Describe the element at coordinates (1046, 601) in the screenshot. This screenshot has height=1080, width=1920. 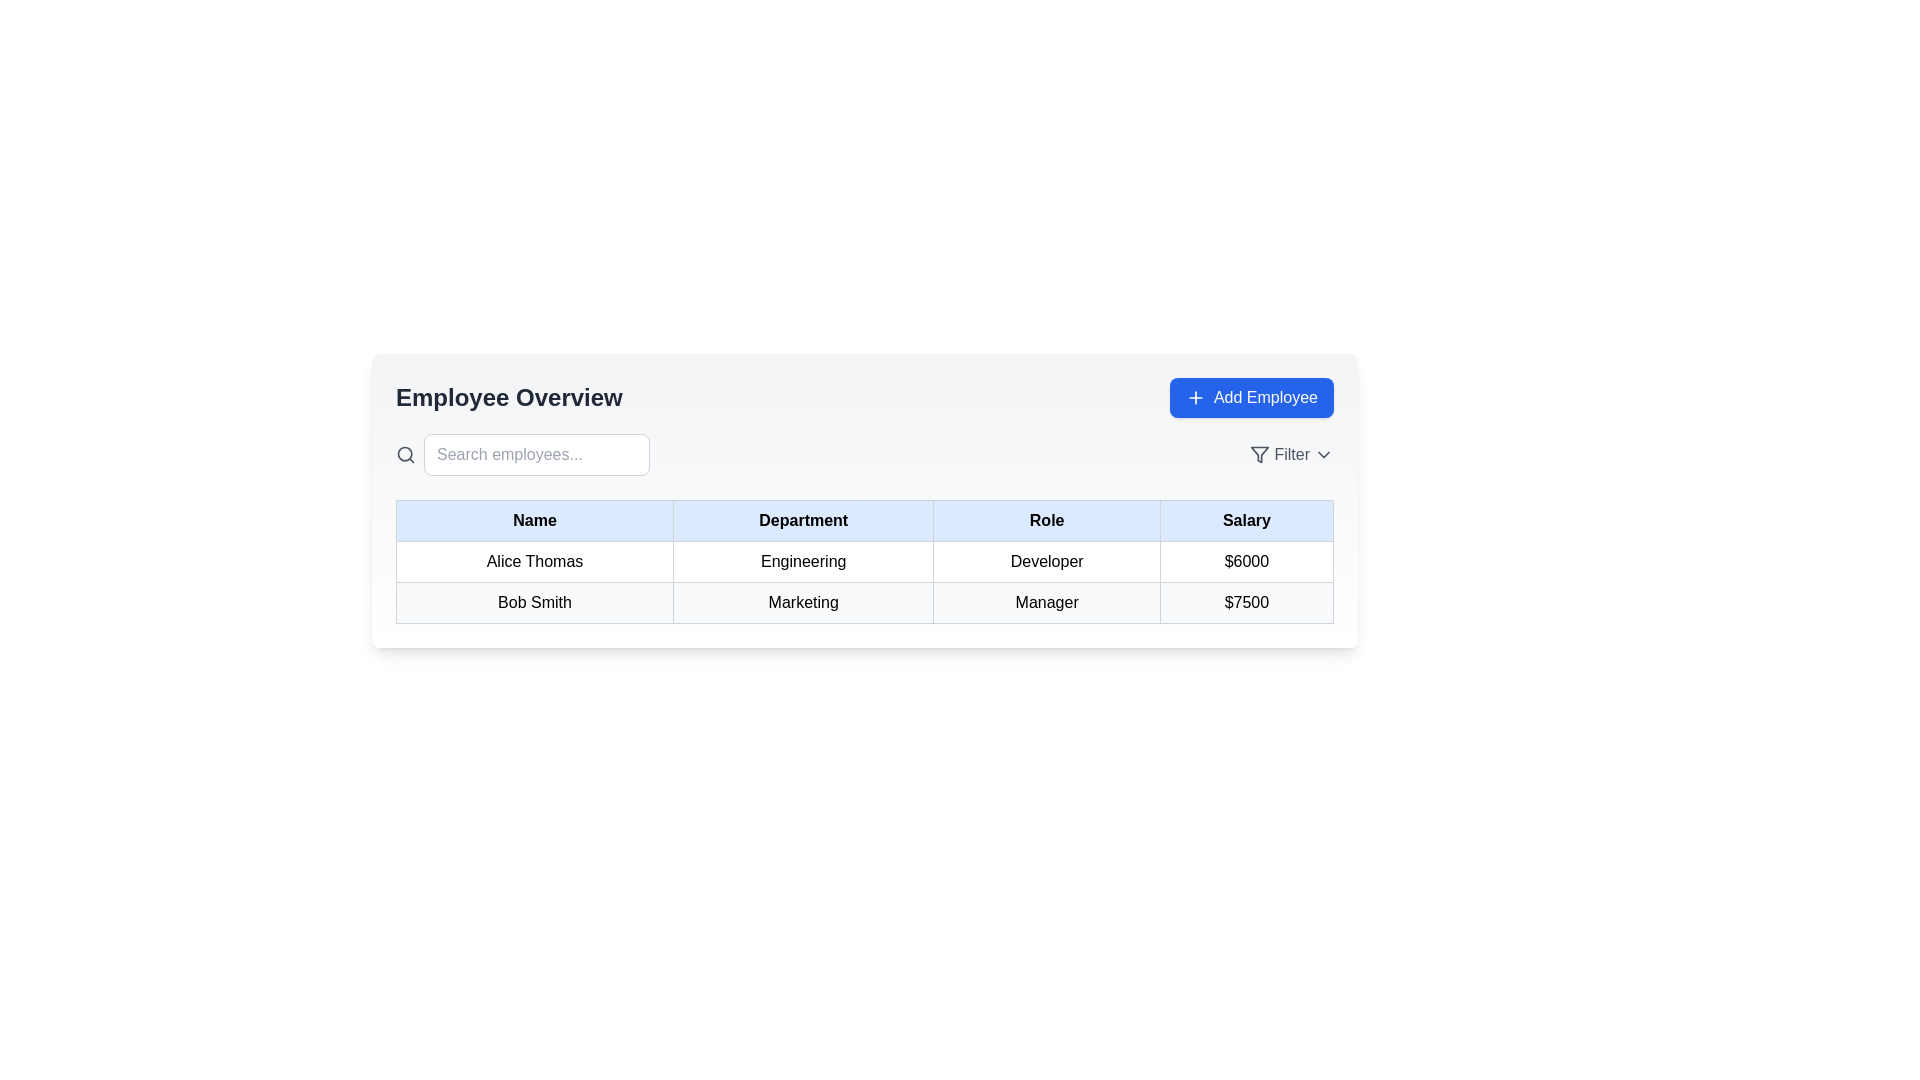
I see `the 'Manager' text cell in the third column of the second row of the table` at that location.